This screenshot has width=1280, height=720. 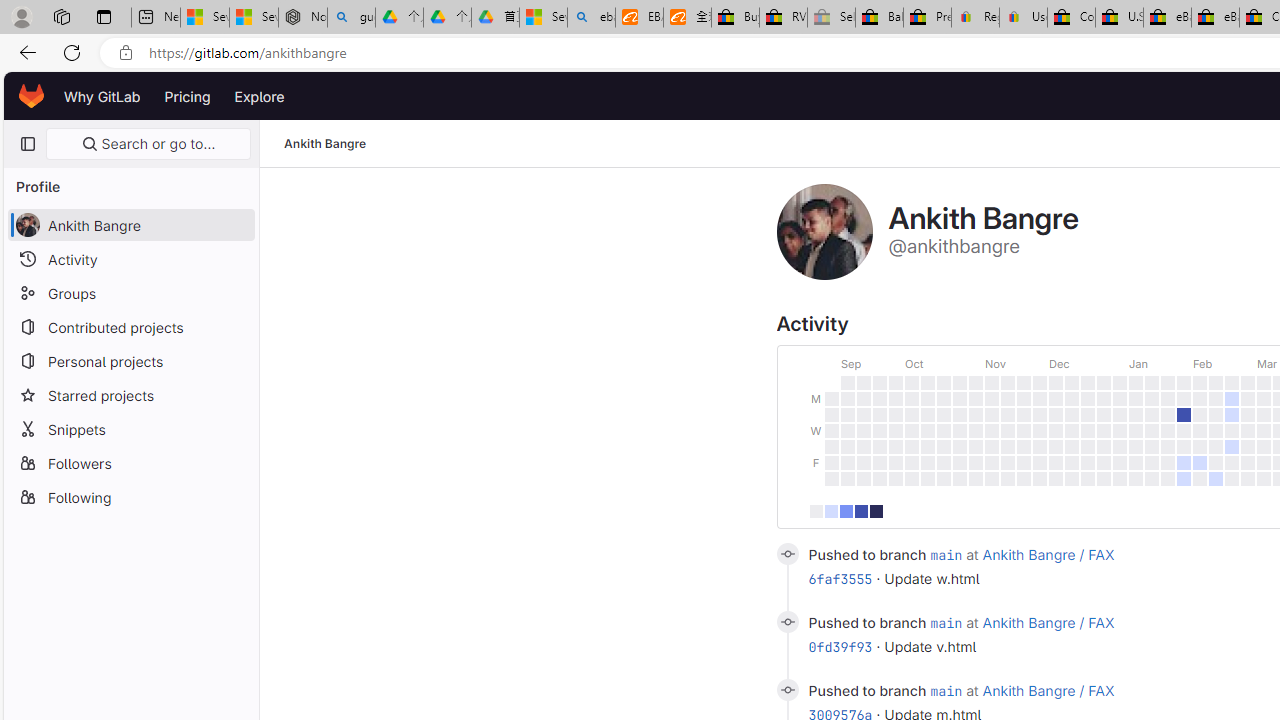 I want to click on 'Followers', so click(x=130, y=462).